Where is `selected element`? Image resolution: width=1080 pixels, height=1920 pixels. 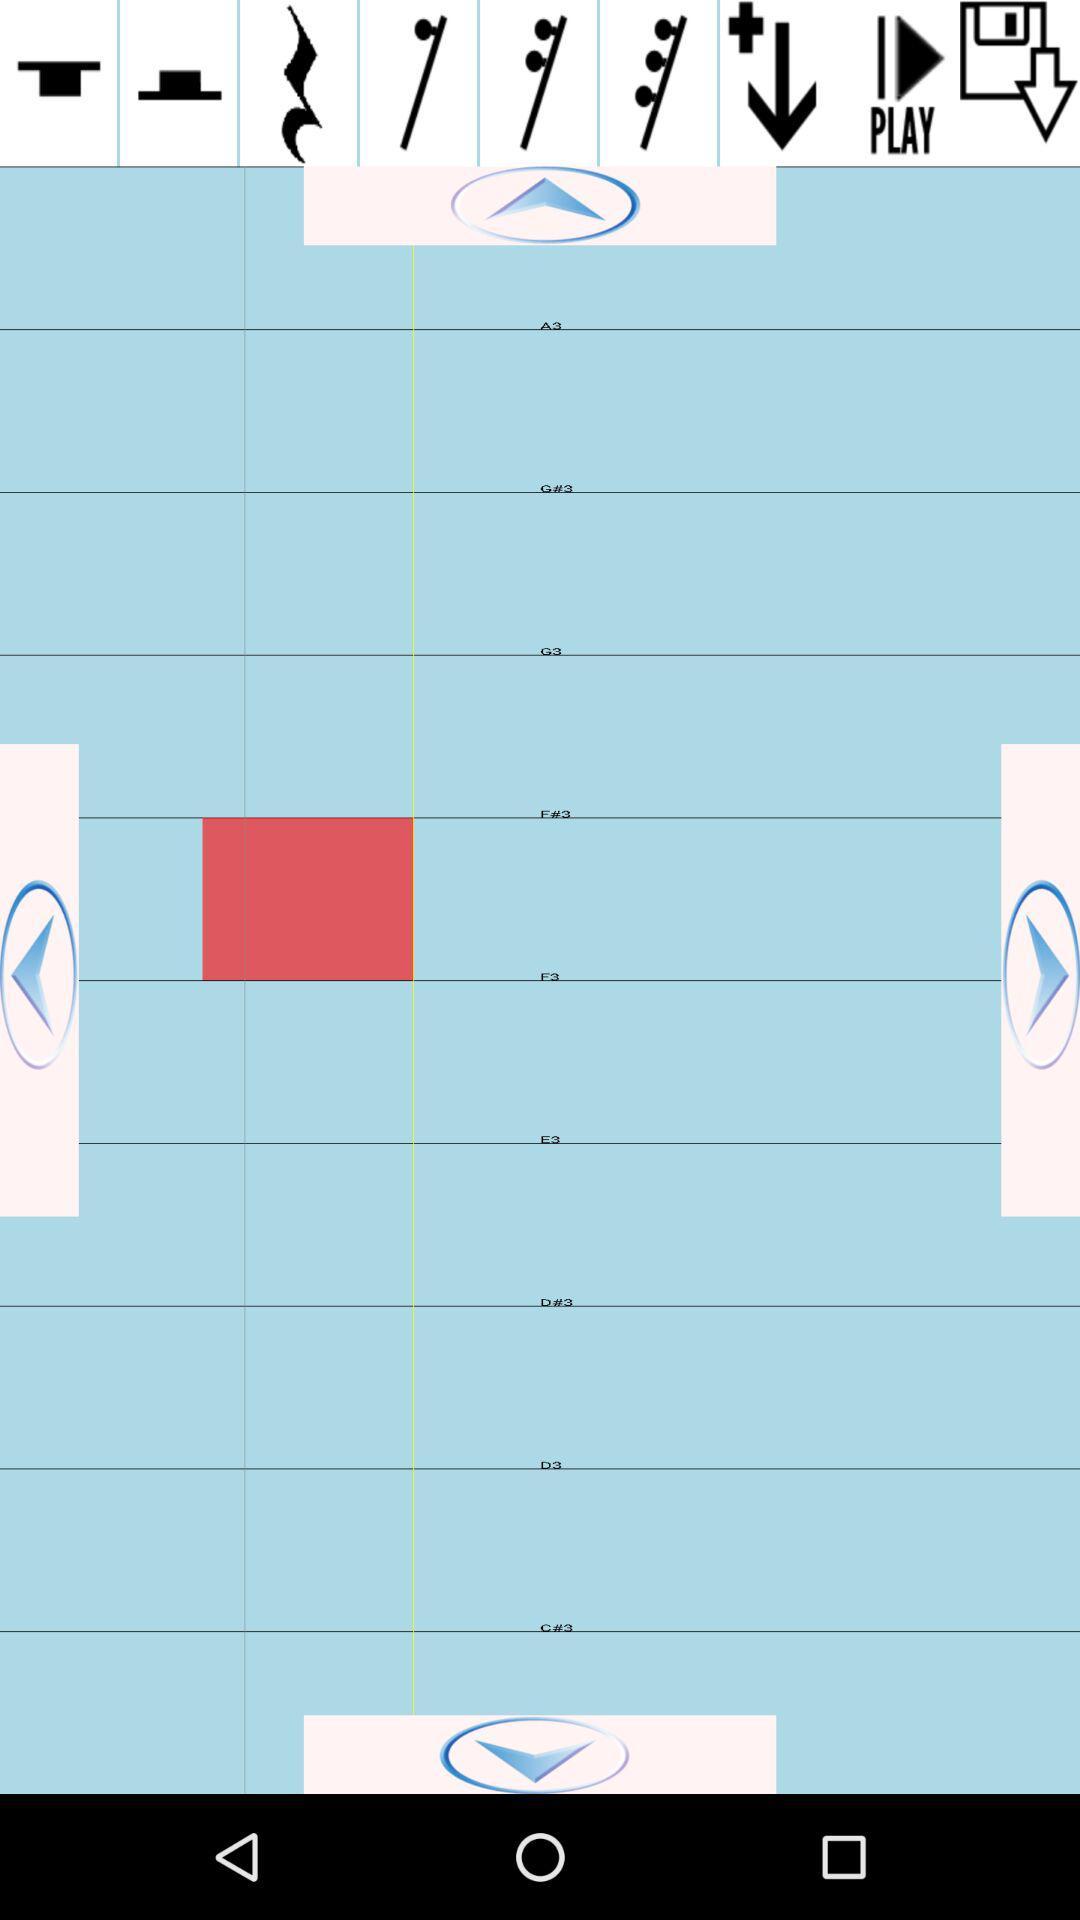
selected element is located at coordinates (177, 82).